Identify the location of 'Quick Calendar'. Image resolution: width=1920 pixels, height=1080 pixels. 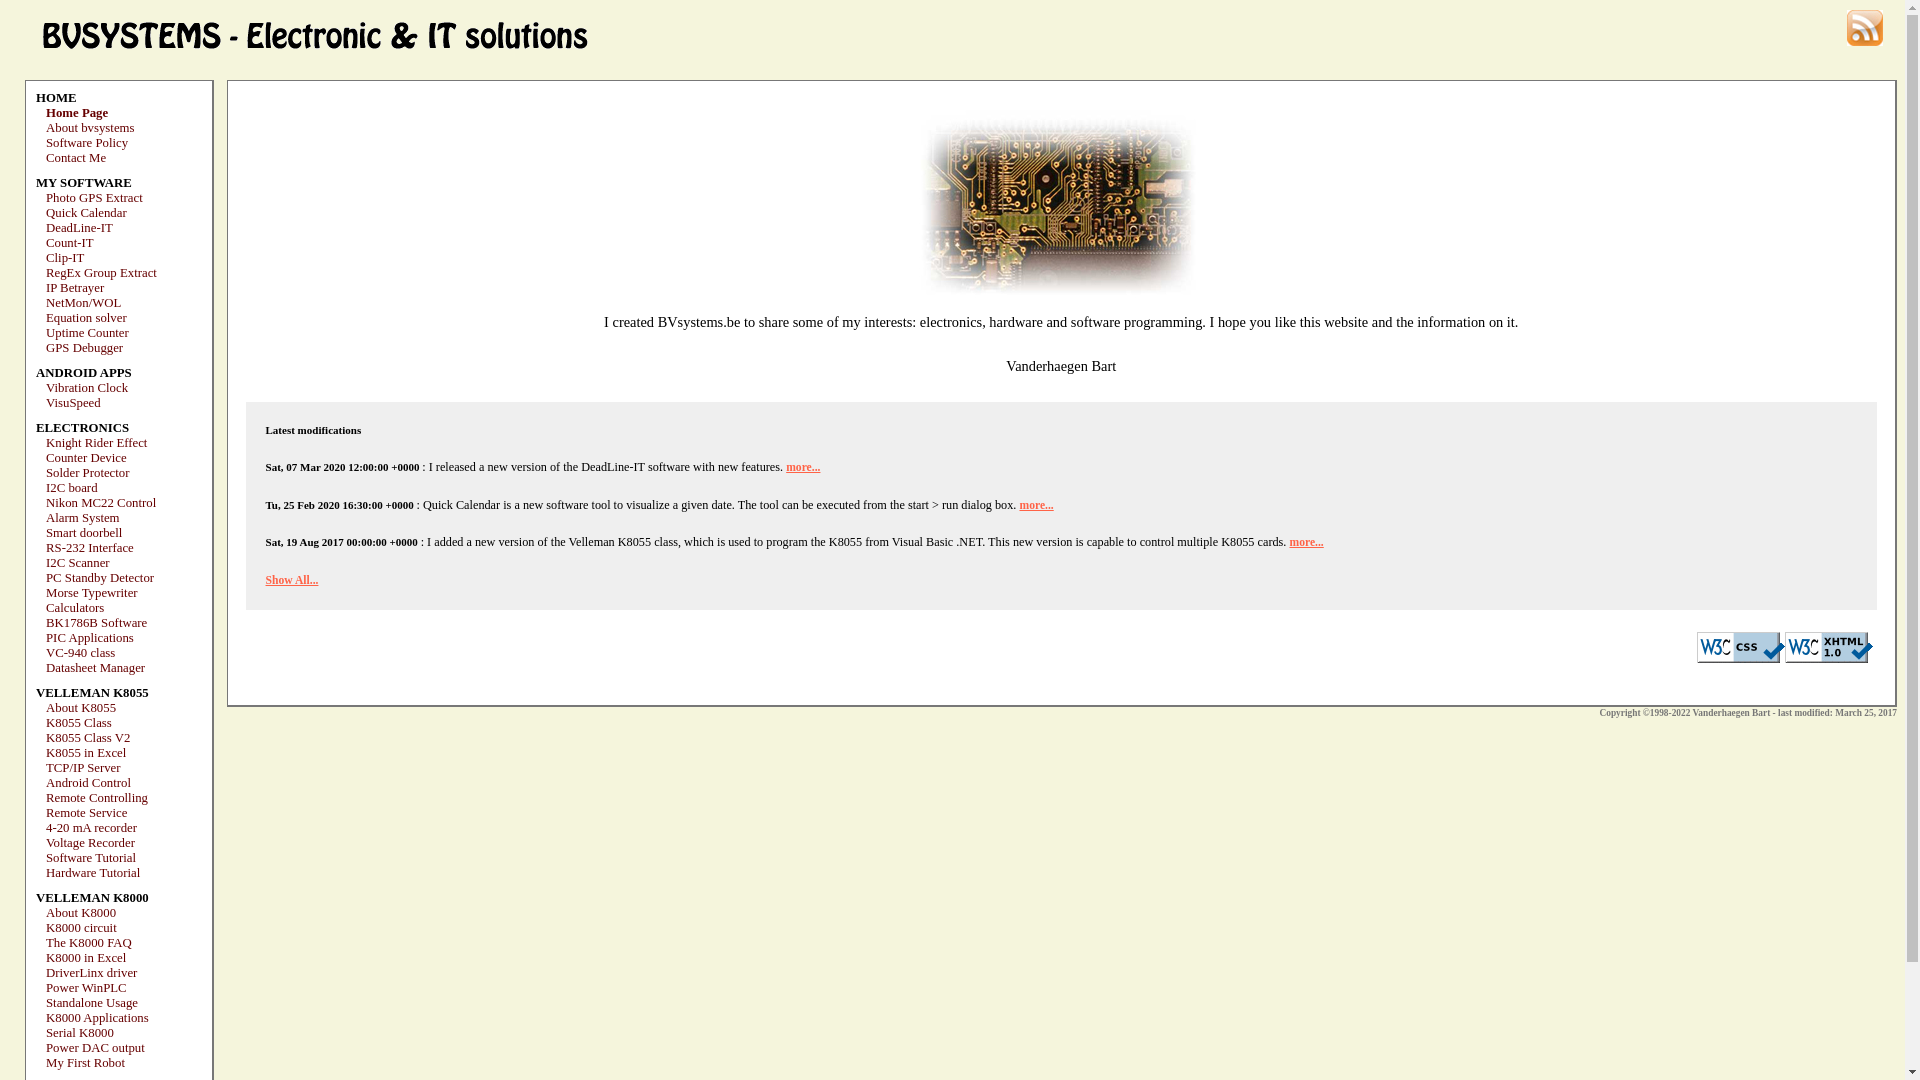
(85, 212).